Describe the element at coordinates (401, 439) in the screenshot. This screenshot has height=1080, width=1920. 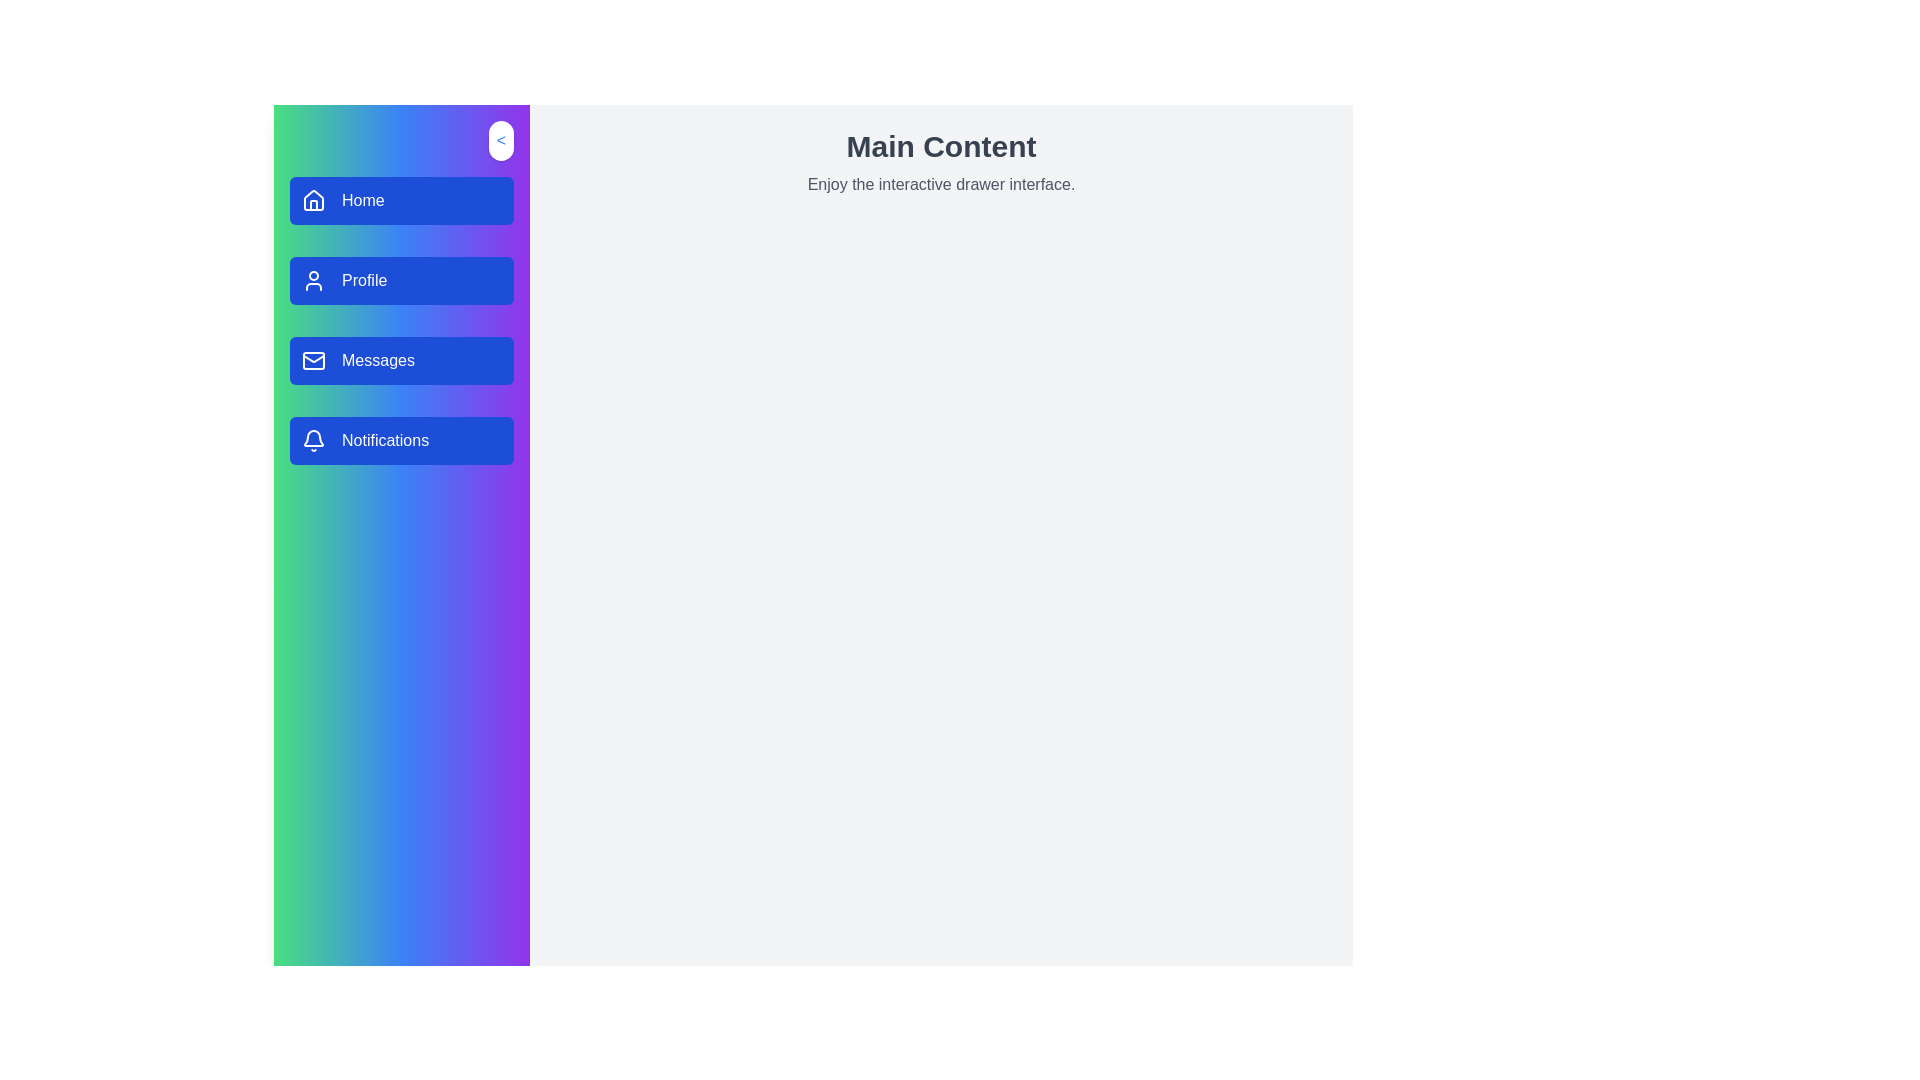
I see `the 'Notifications' button in the vertical navigation menu, which is the fourth item below the 'Messages' button` at that location.